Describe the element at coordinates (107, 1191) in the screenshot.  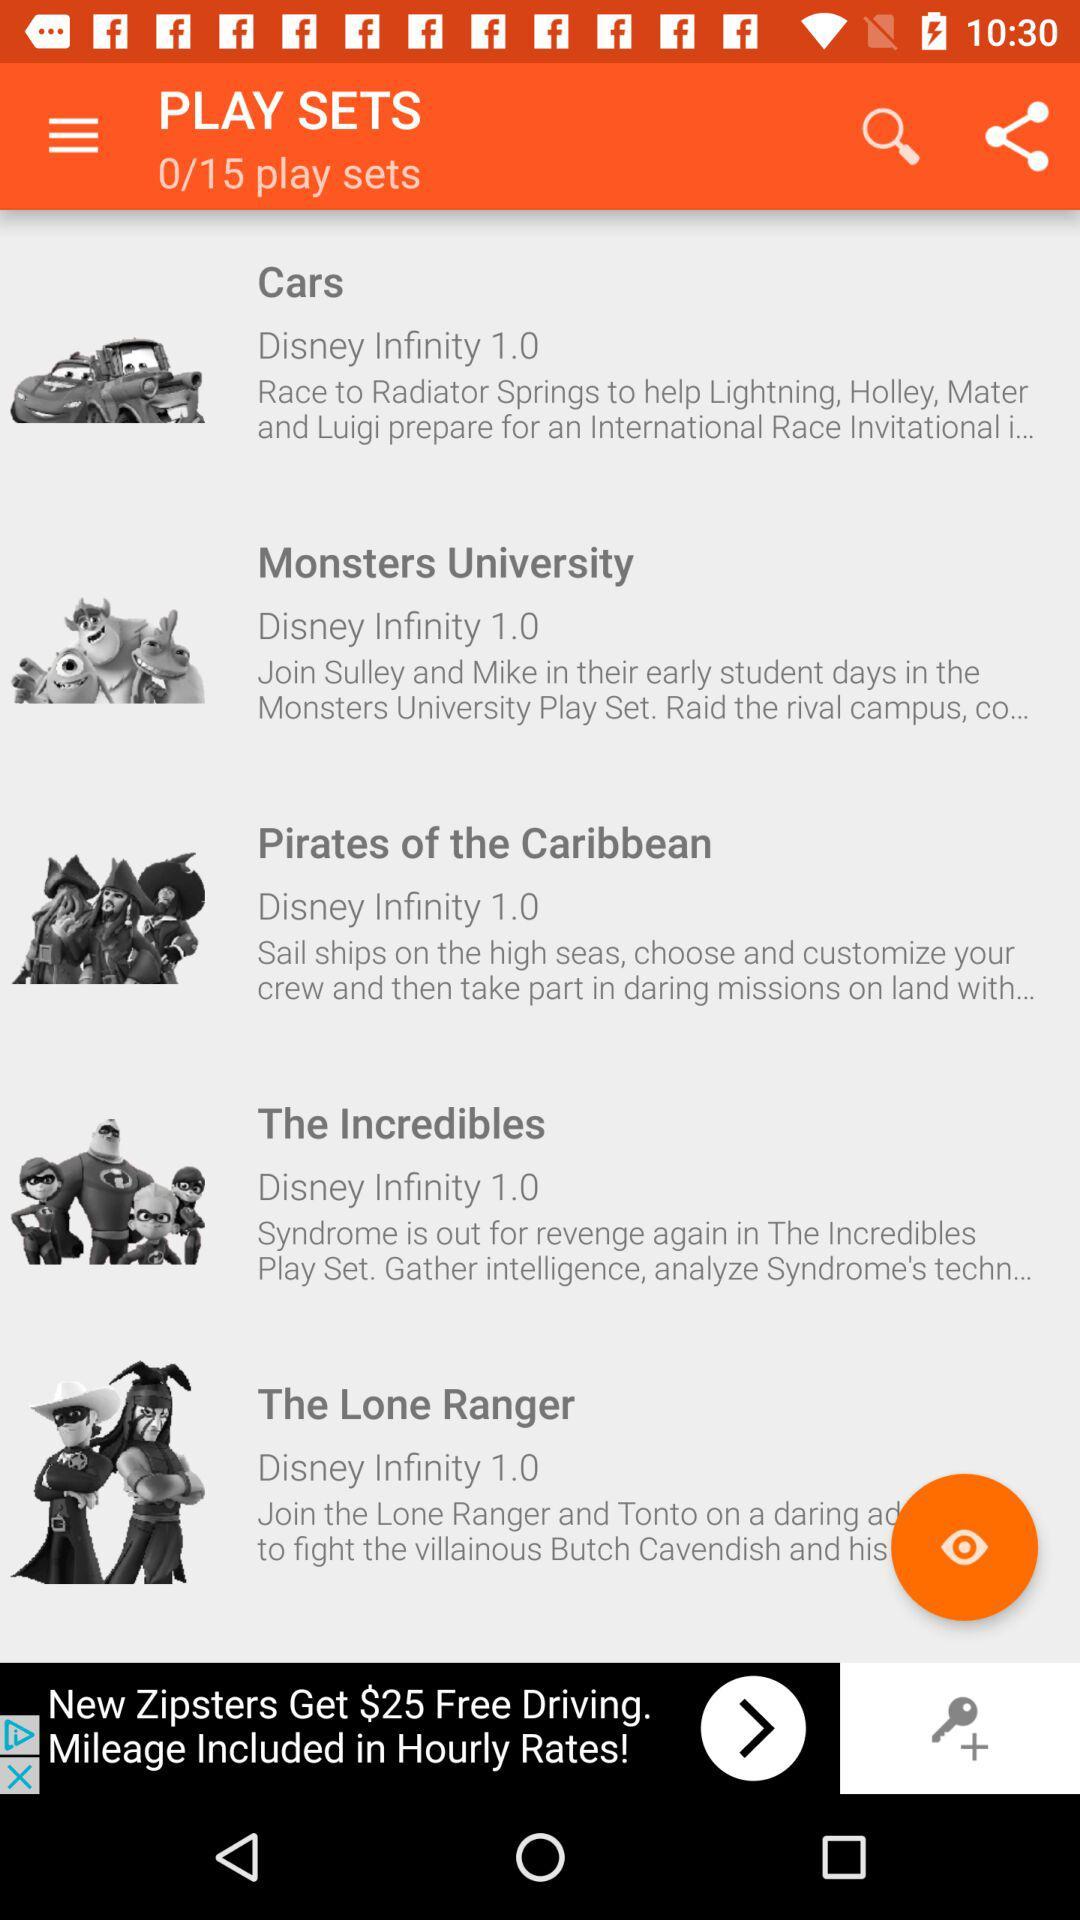
I see `the incredibles set` at that location.